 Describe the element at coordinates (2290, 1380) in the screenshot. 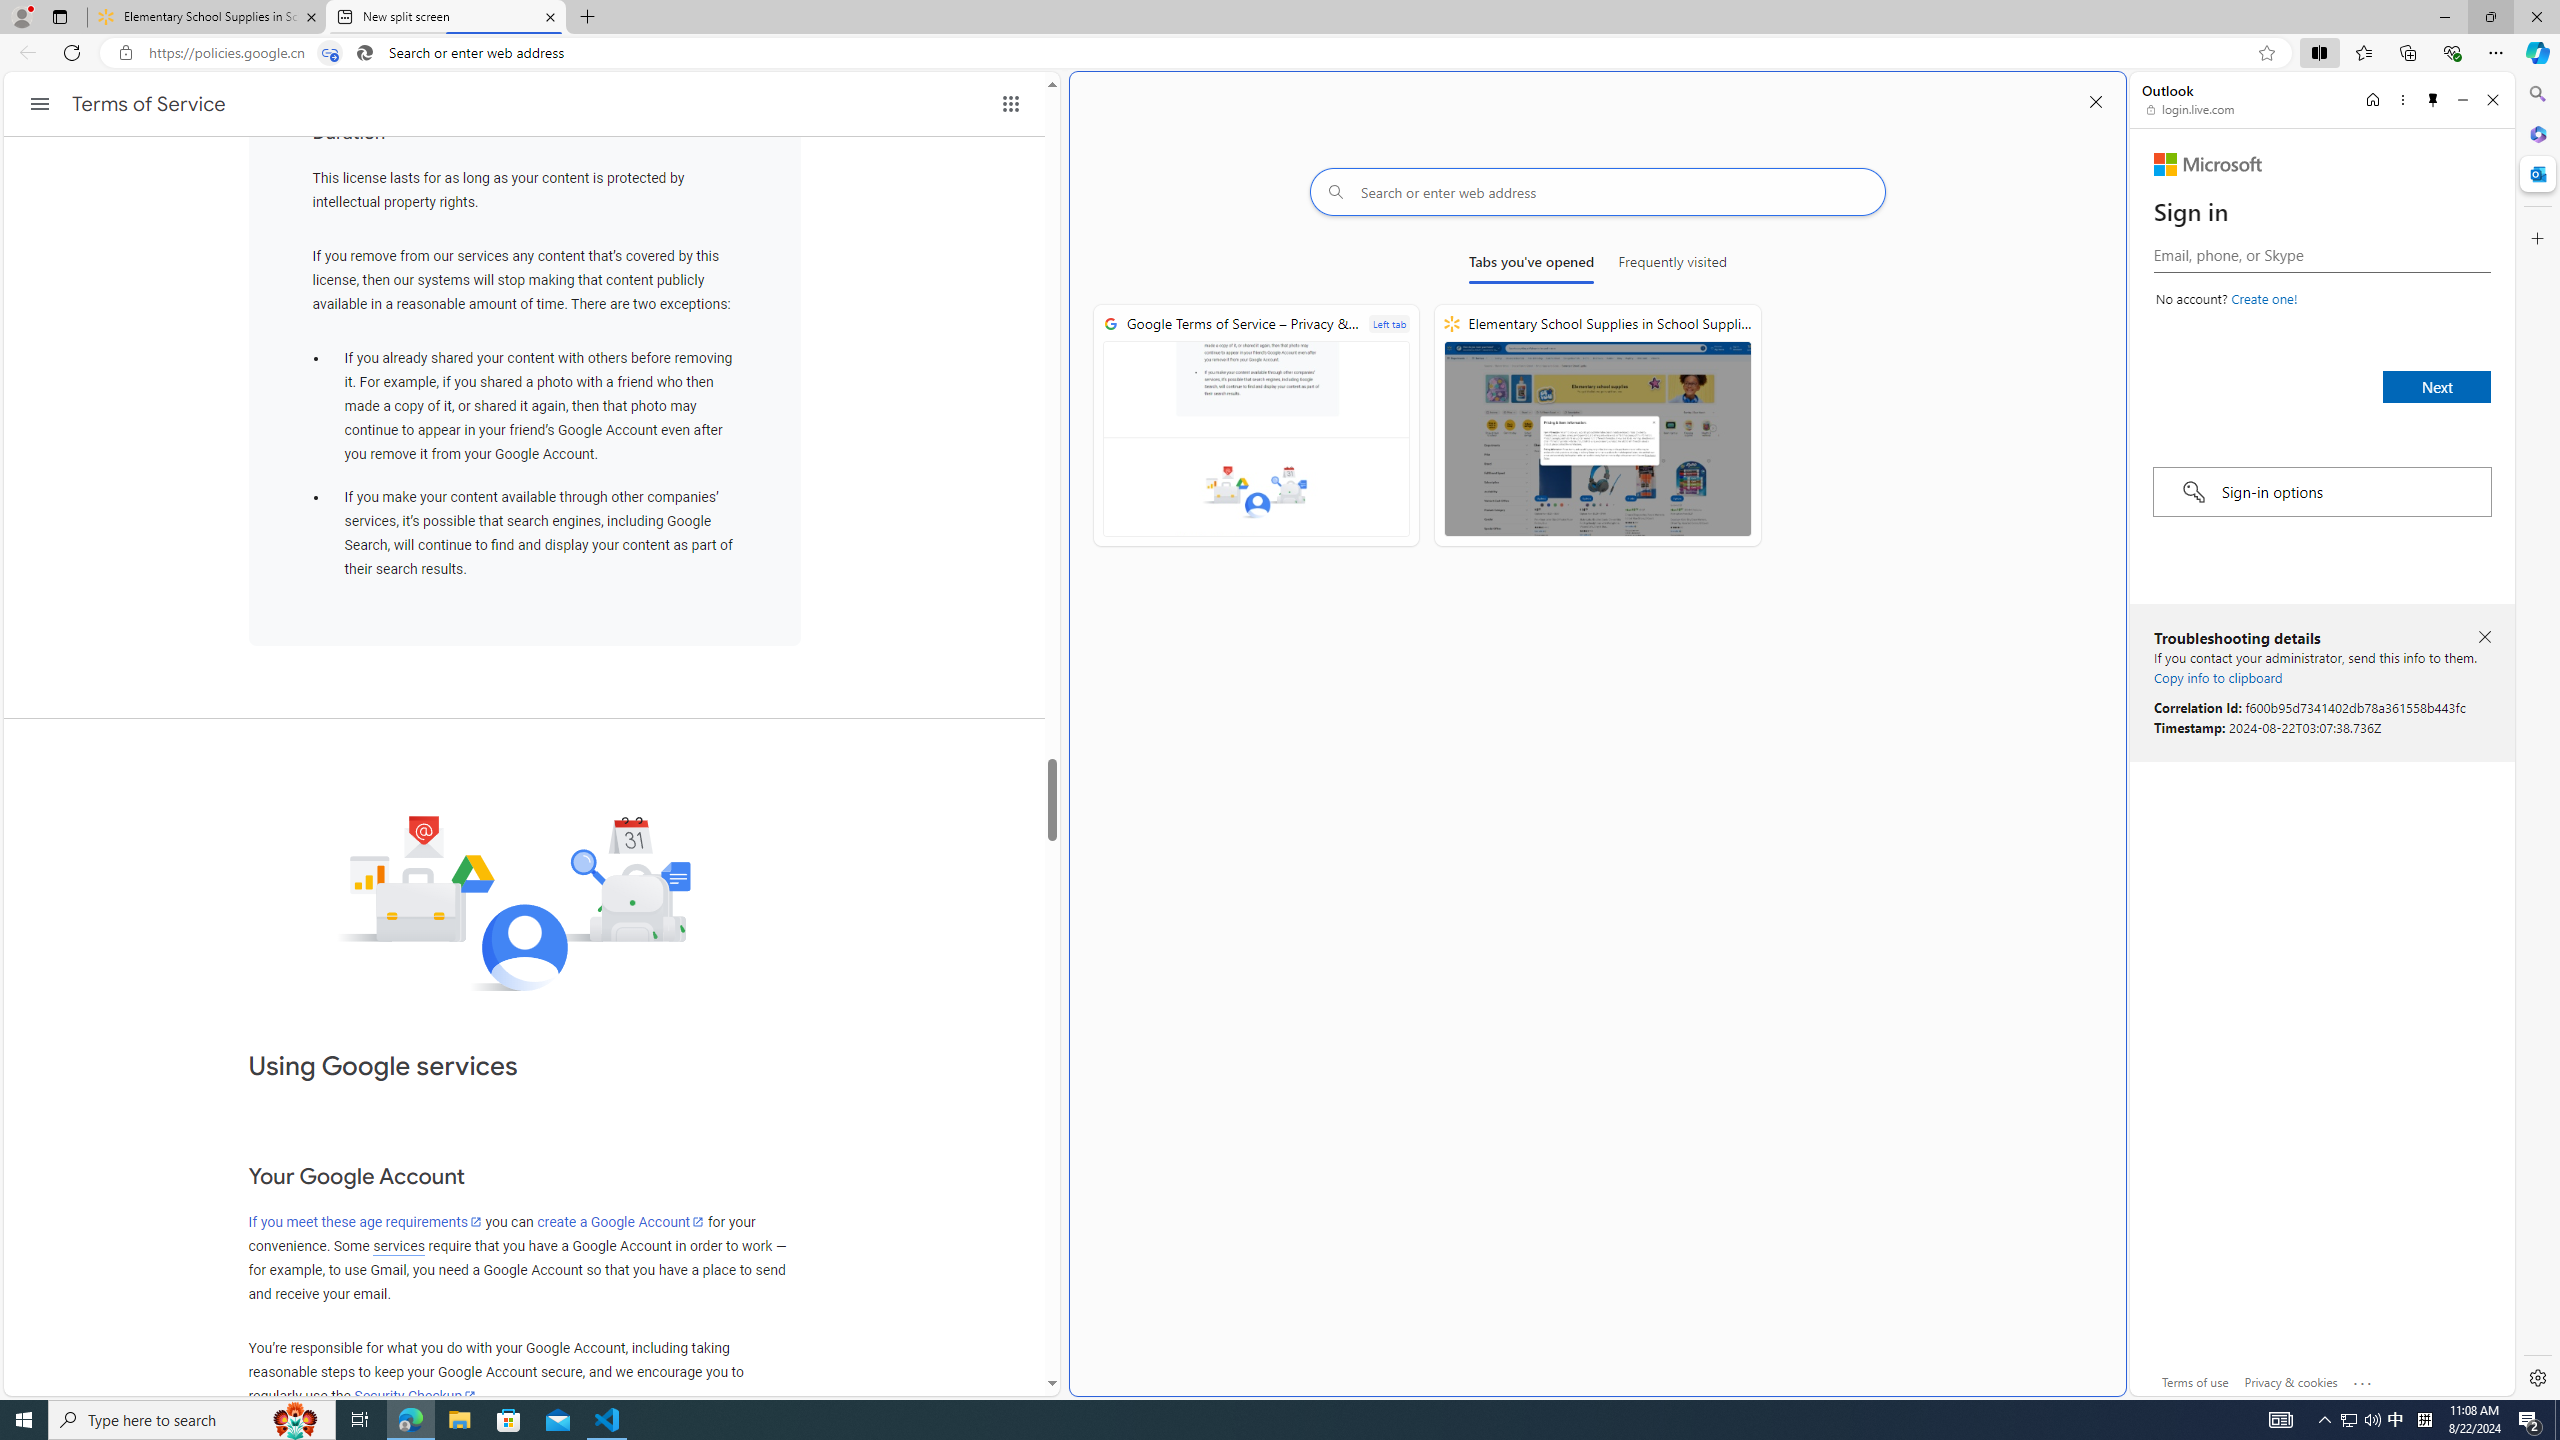

I see `'Privacy & cookies'` at that location.